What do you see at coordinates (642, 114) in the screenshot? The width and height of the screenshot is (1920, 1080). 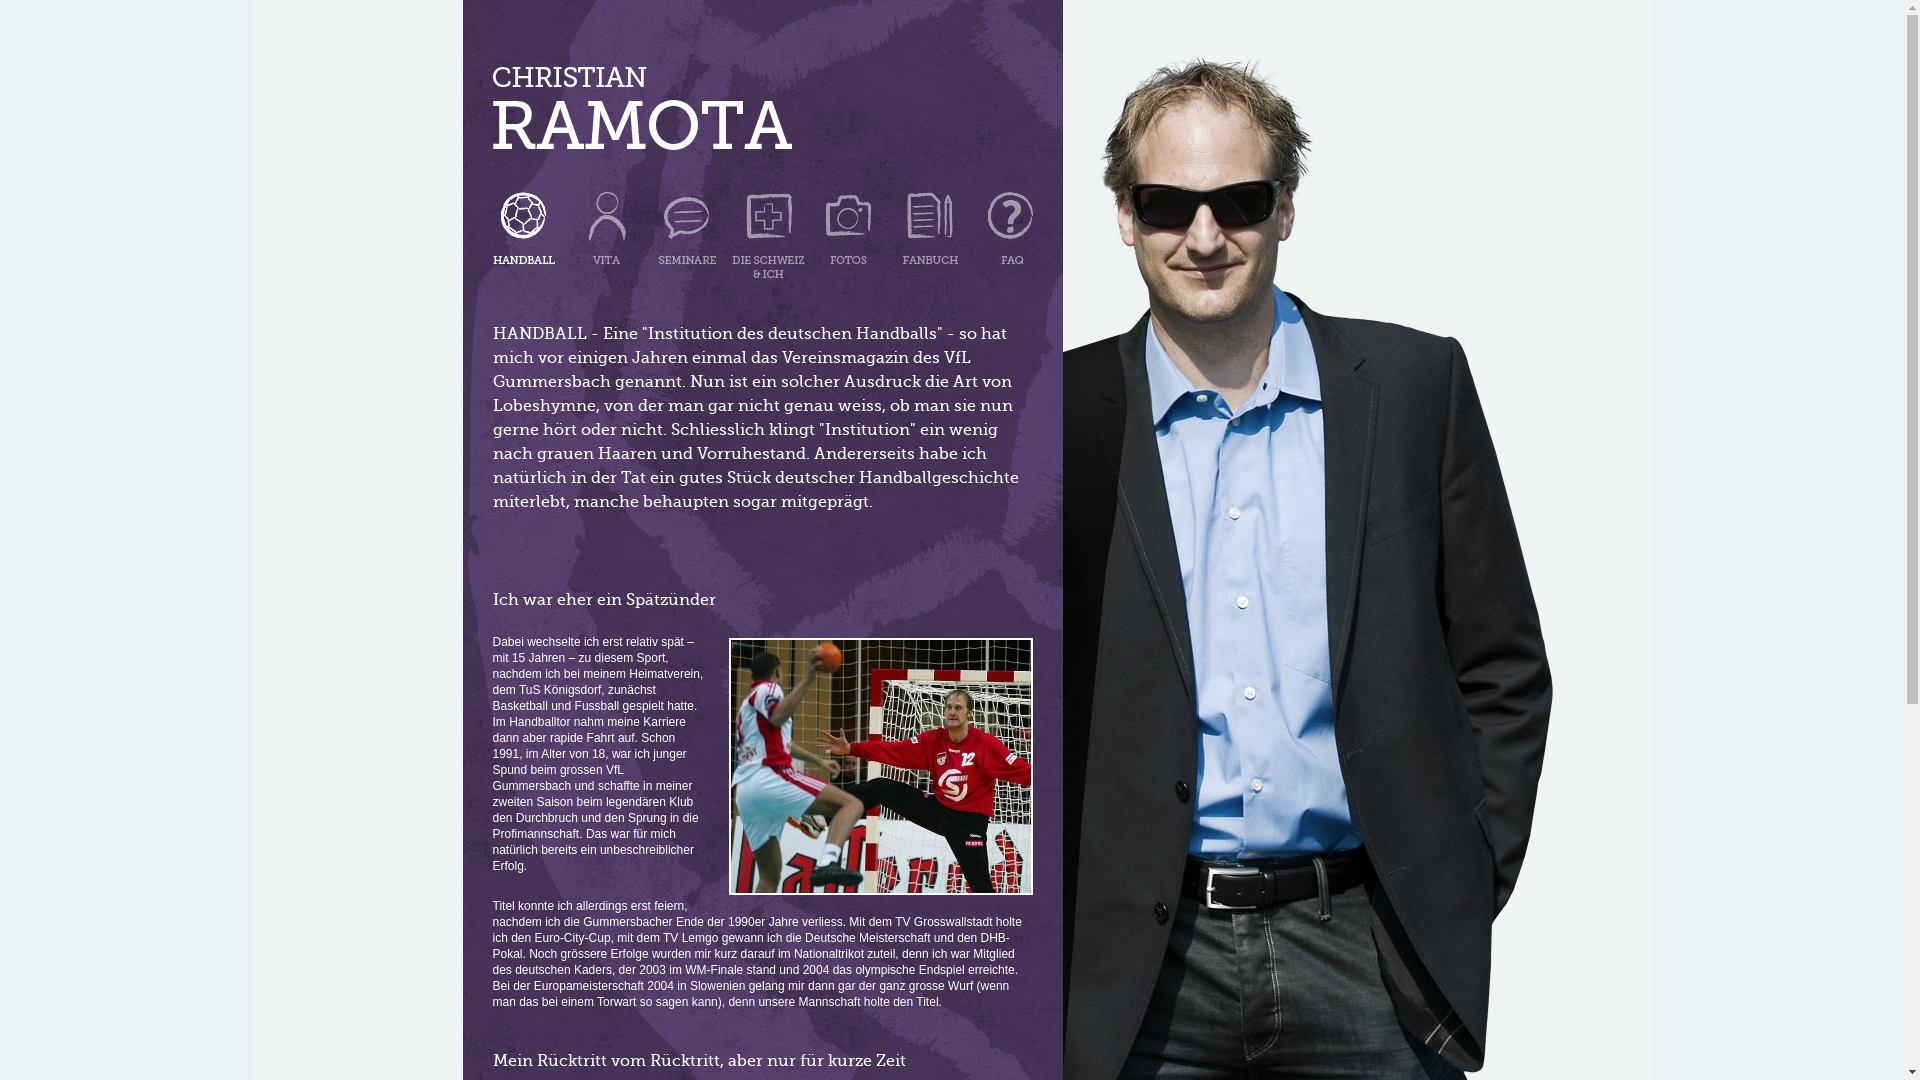 I see `' '` at bounding box center [642, 114].